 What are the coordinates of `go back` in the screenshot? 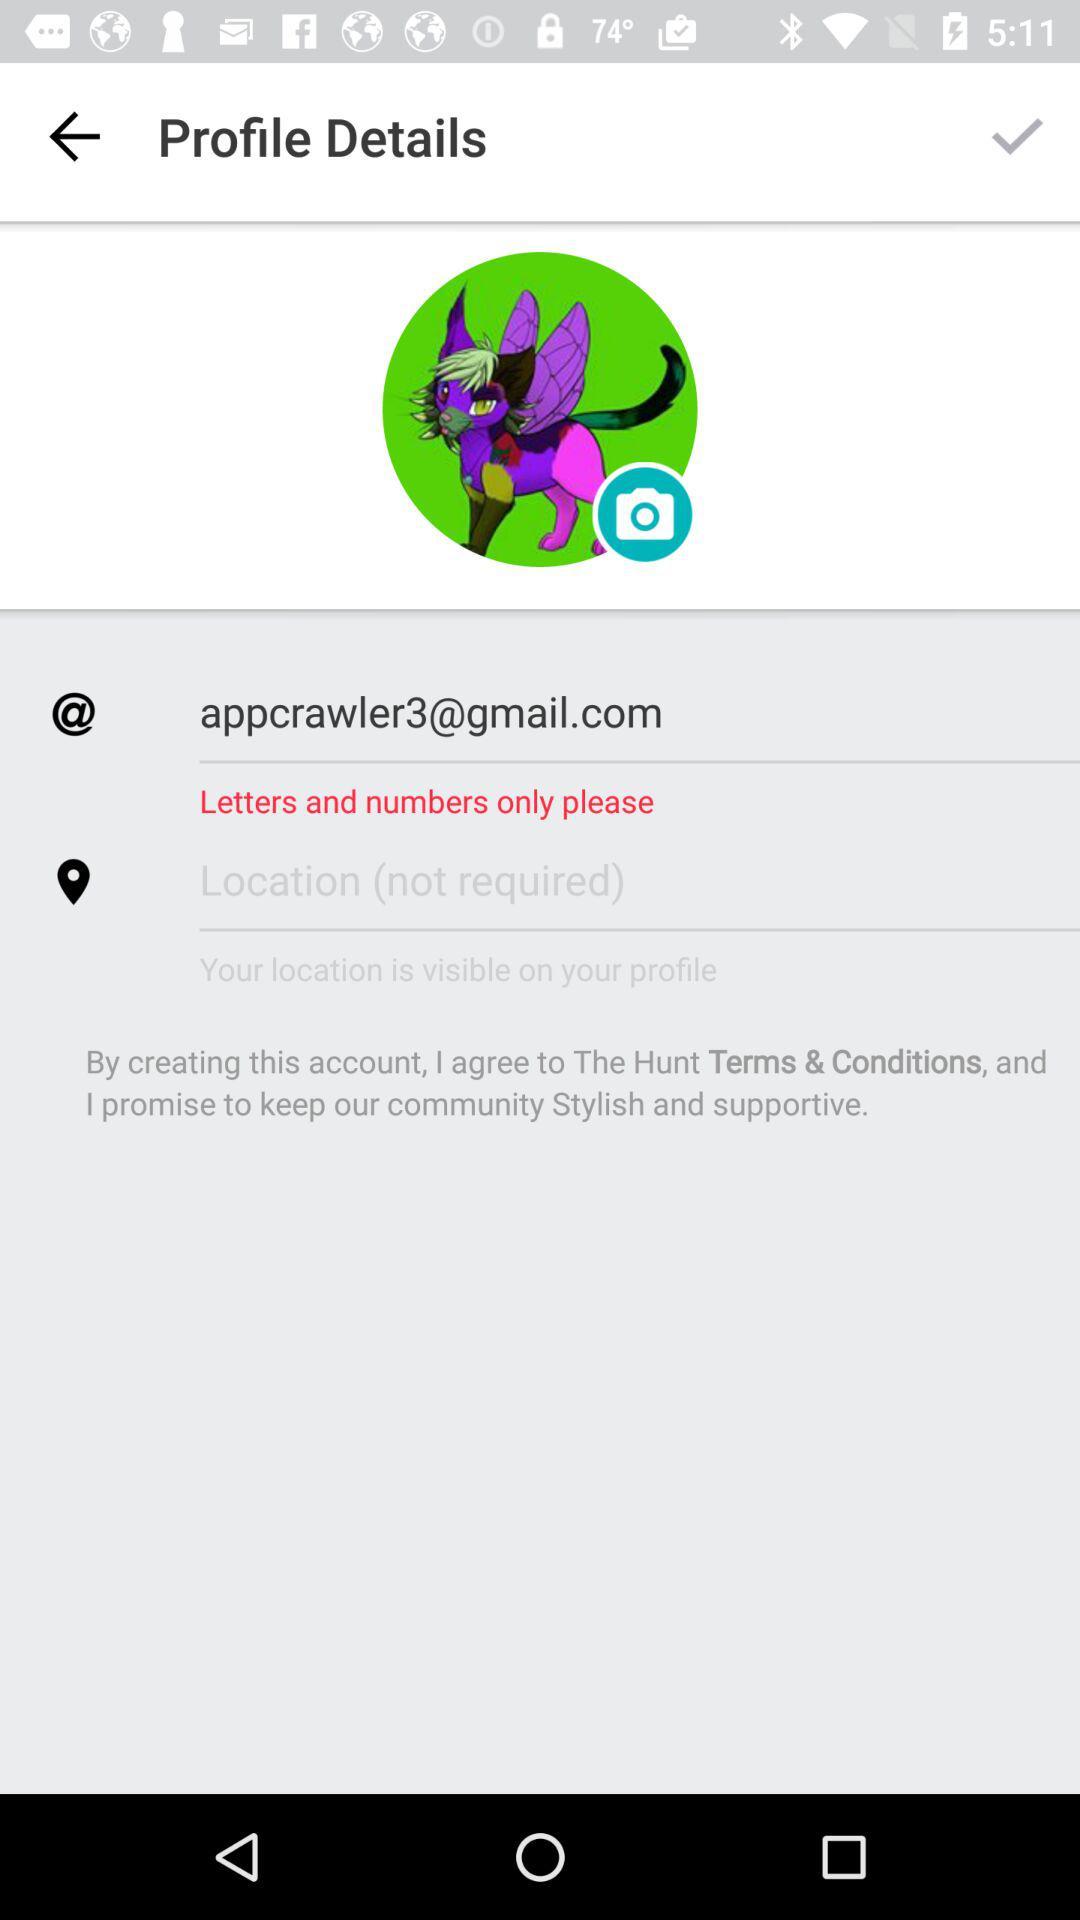 It's located at (72, 135).